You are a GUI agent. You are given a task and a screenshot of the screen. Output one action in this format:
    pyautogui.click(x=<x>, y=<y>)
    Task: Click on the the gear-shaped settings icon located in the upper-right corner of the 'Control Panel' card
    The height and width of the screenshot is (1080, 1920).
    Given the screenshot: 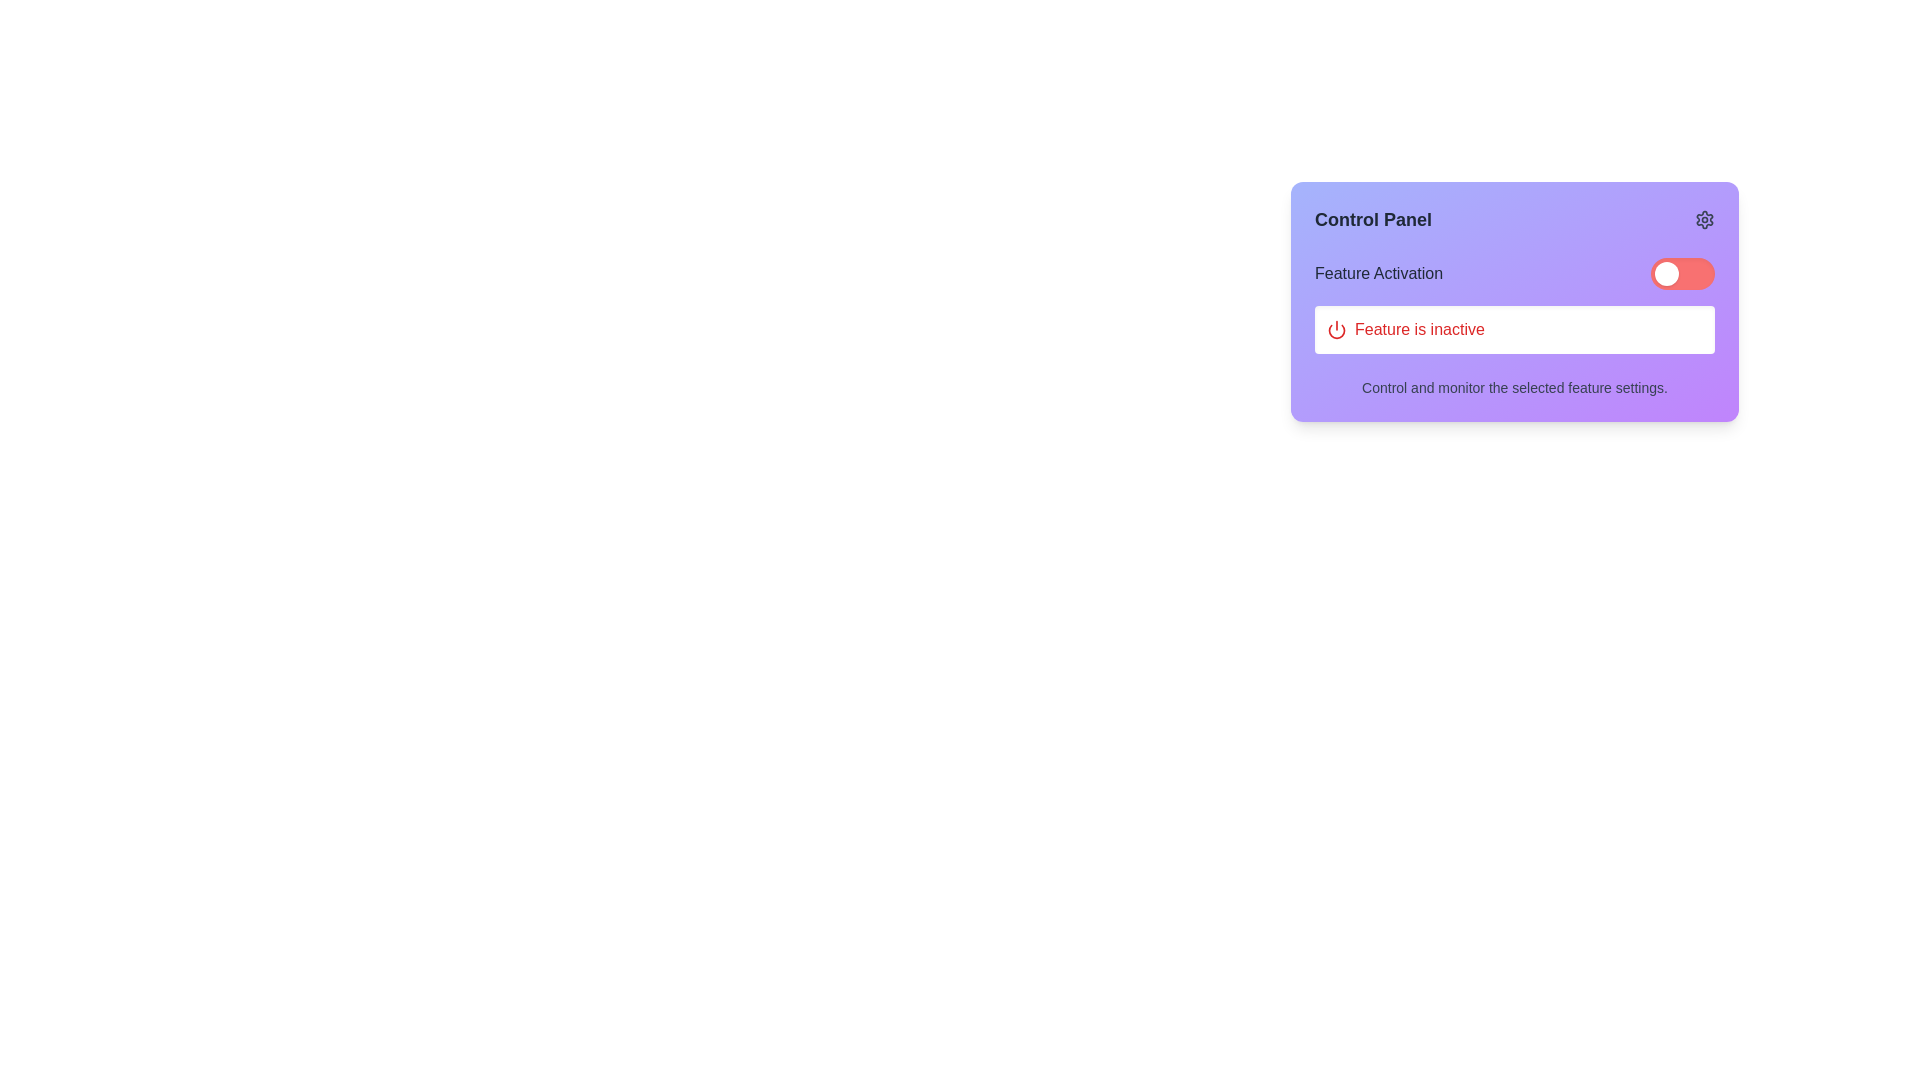 What is the action you would take?
    pyautogui.click(x=1703, y=219)
    